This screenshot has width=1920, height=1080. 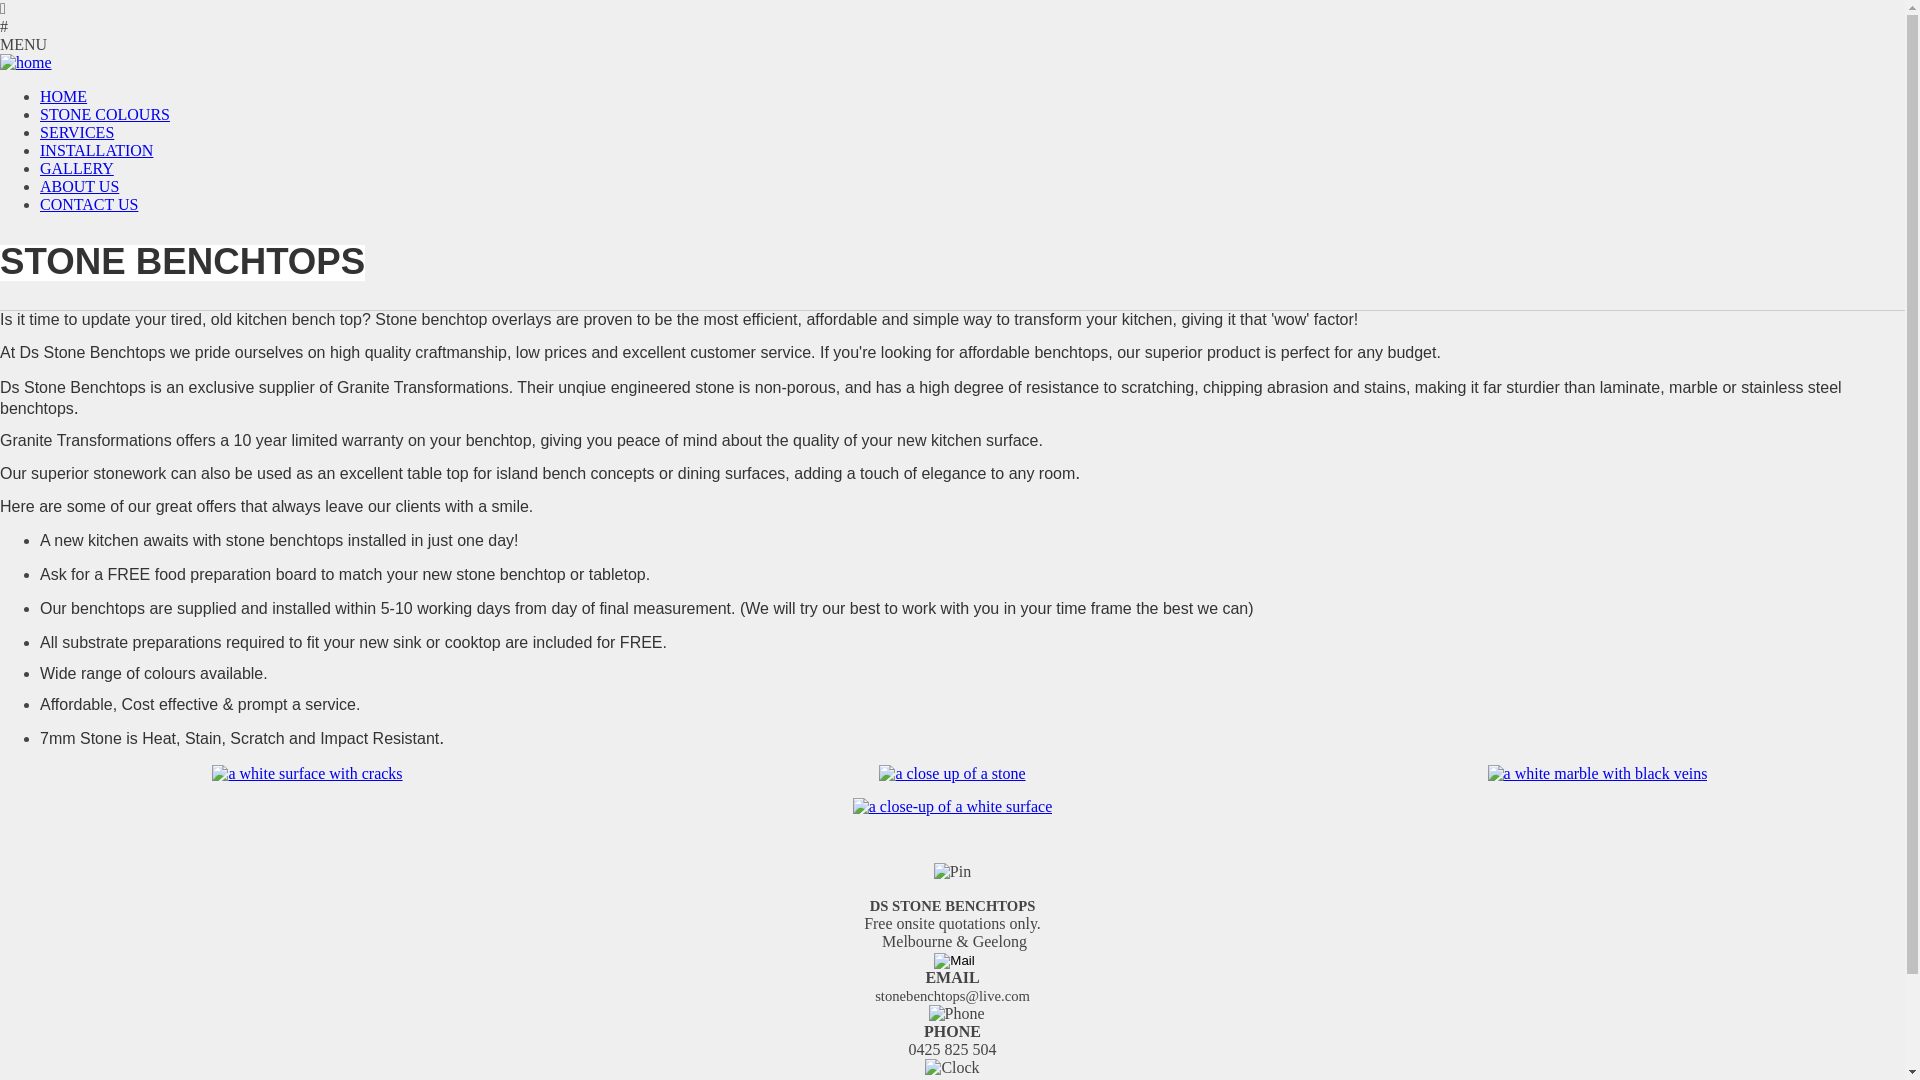 I want to click on 'MENU', so click(x=951, y=45).